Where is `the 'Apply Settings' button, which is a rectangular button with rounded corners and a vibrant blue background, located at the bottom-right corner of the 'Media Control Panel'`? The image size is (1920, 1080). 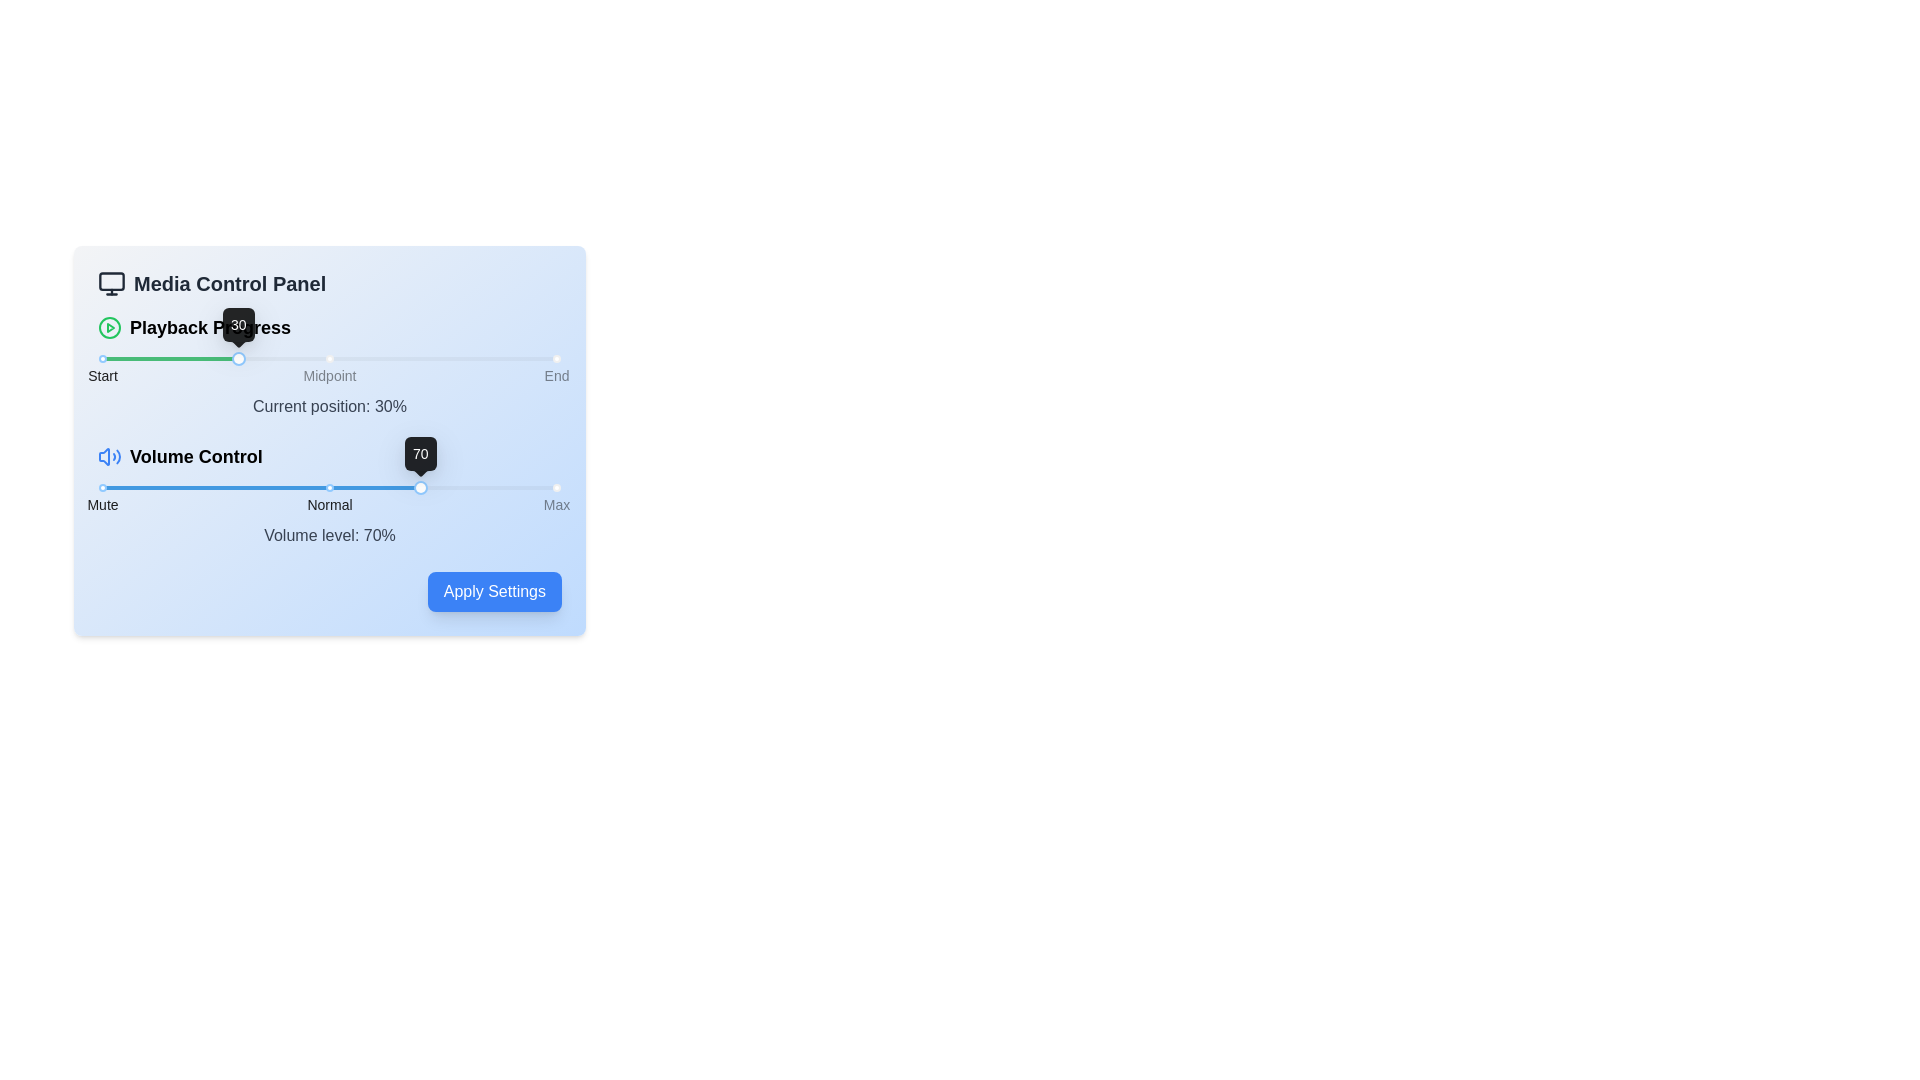
the 'Apply Settings' button, which is a rectangular button with rounded corners and a vibrant blue background, located at the bottom-right corner of the 'Media Control Panel' is located at coordinates (330, 590).